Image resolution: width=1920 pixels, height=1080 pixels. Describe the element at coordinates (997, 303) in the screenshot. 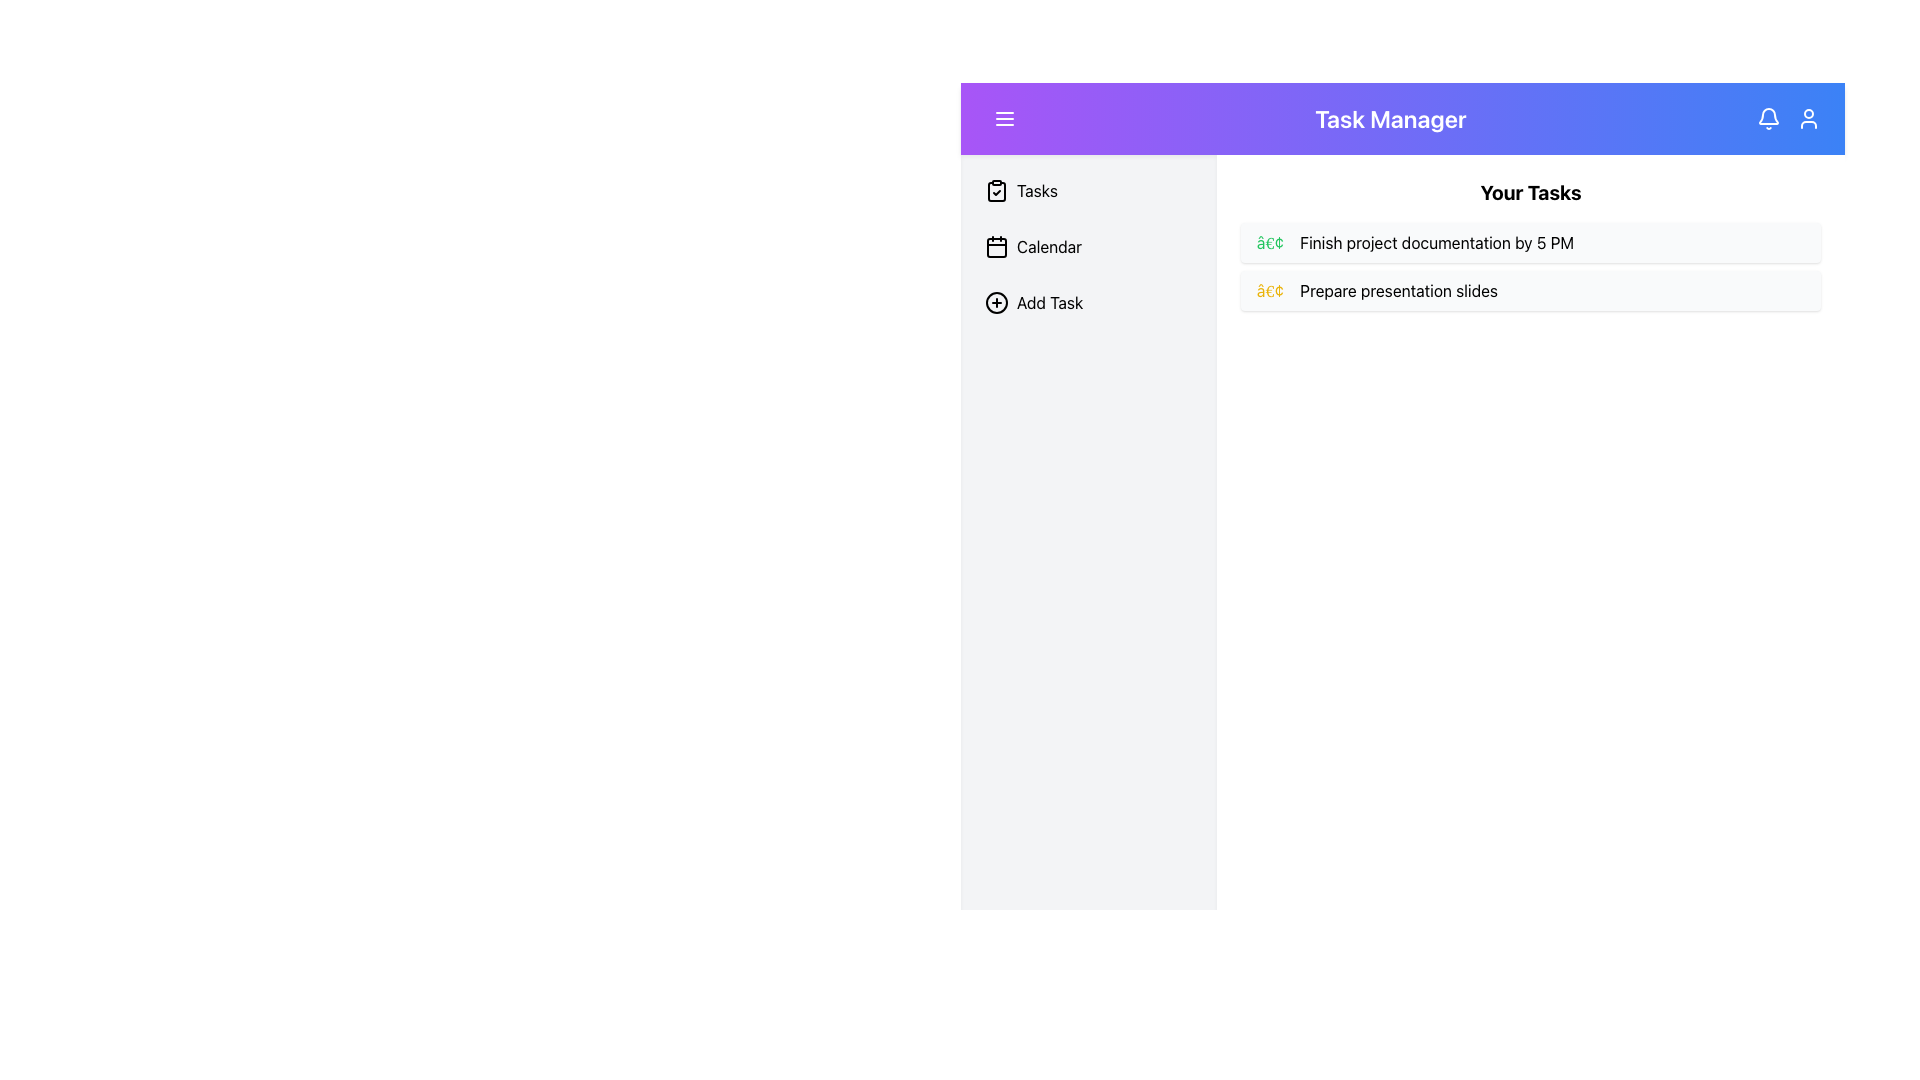

I see `the SVG Circle component, which is part of the plus icon in the vertical navigation bar, located near the 'Add Task' text` at that location.